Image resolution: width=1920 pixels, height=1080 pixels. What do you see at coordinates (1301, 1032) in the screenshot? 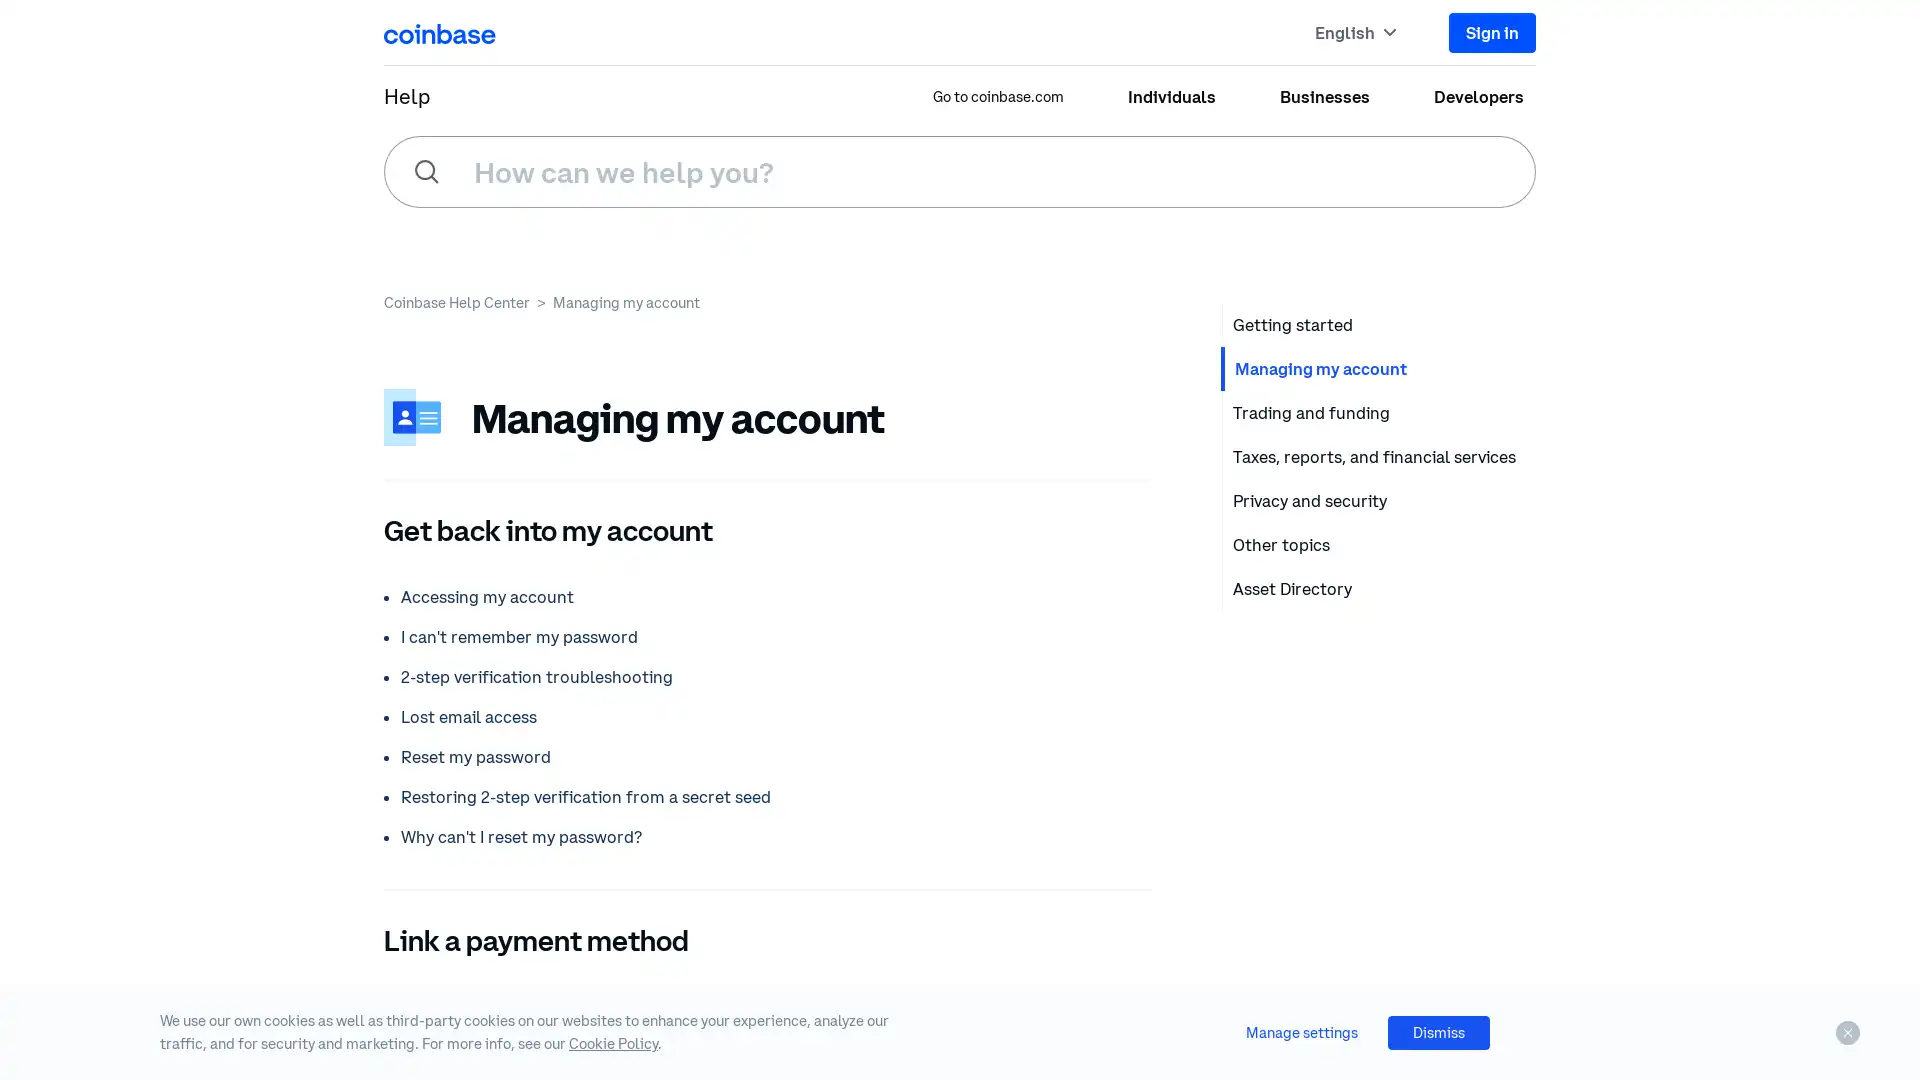
I see `Manage settings` at bounding box center [1301, 1032].